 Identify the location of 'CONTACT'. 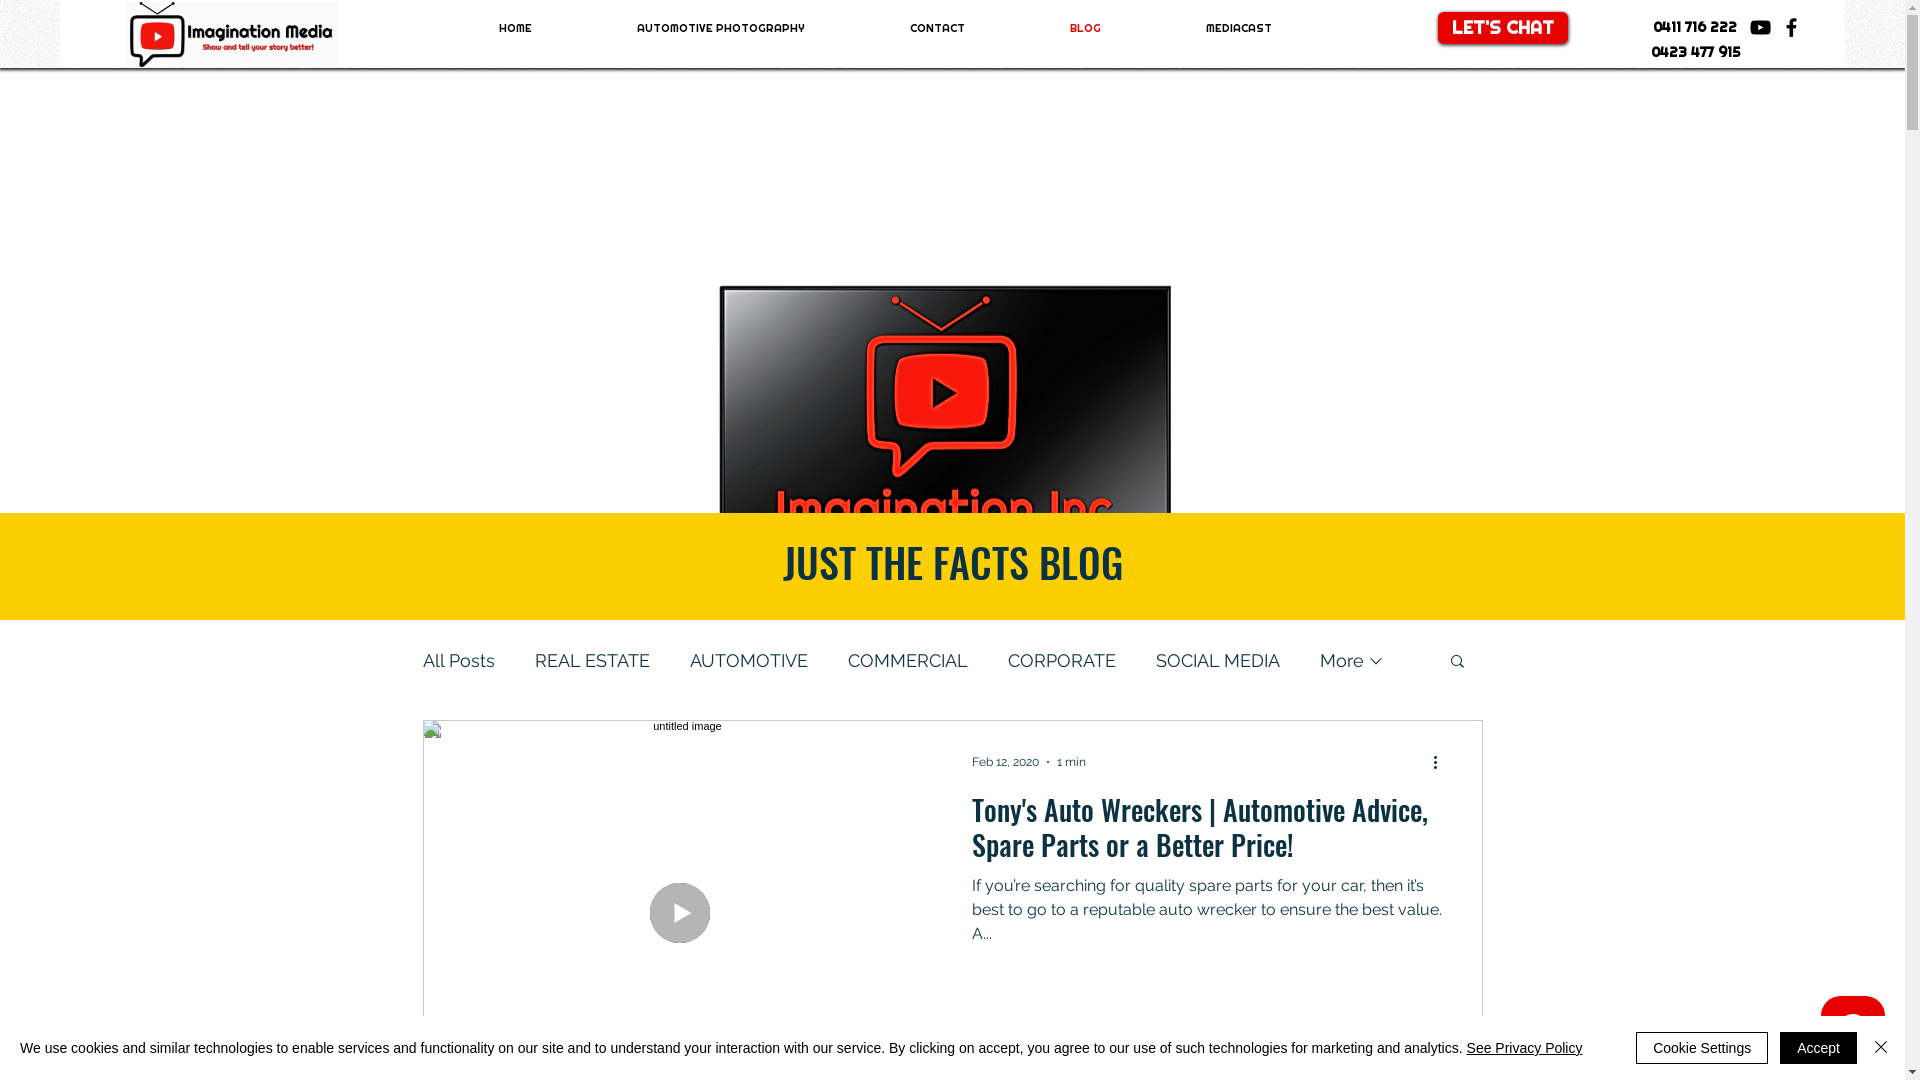
(936, 27).